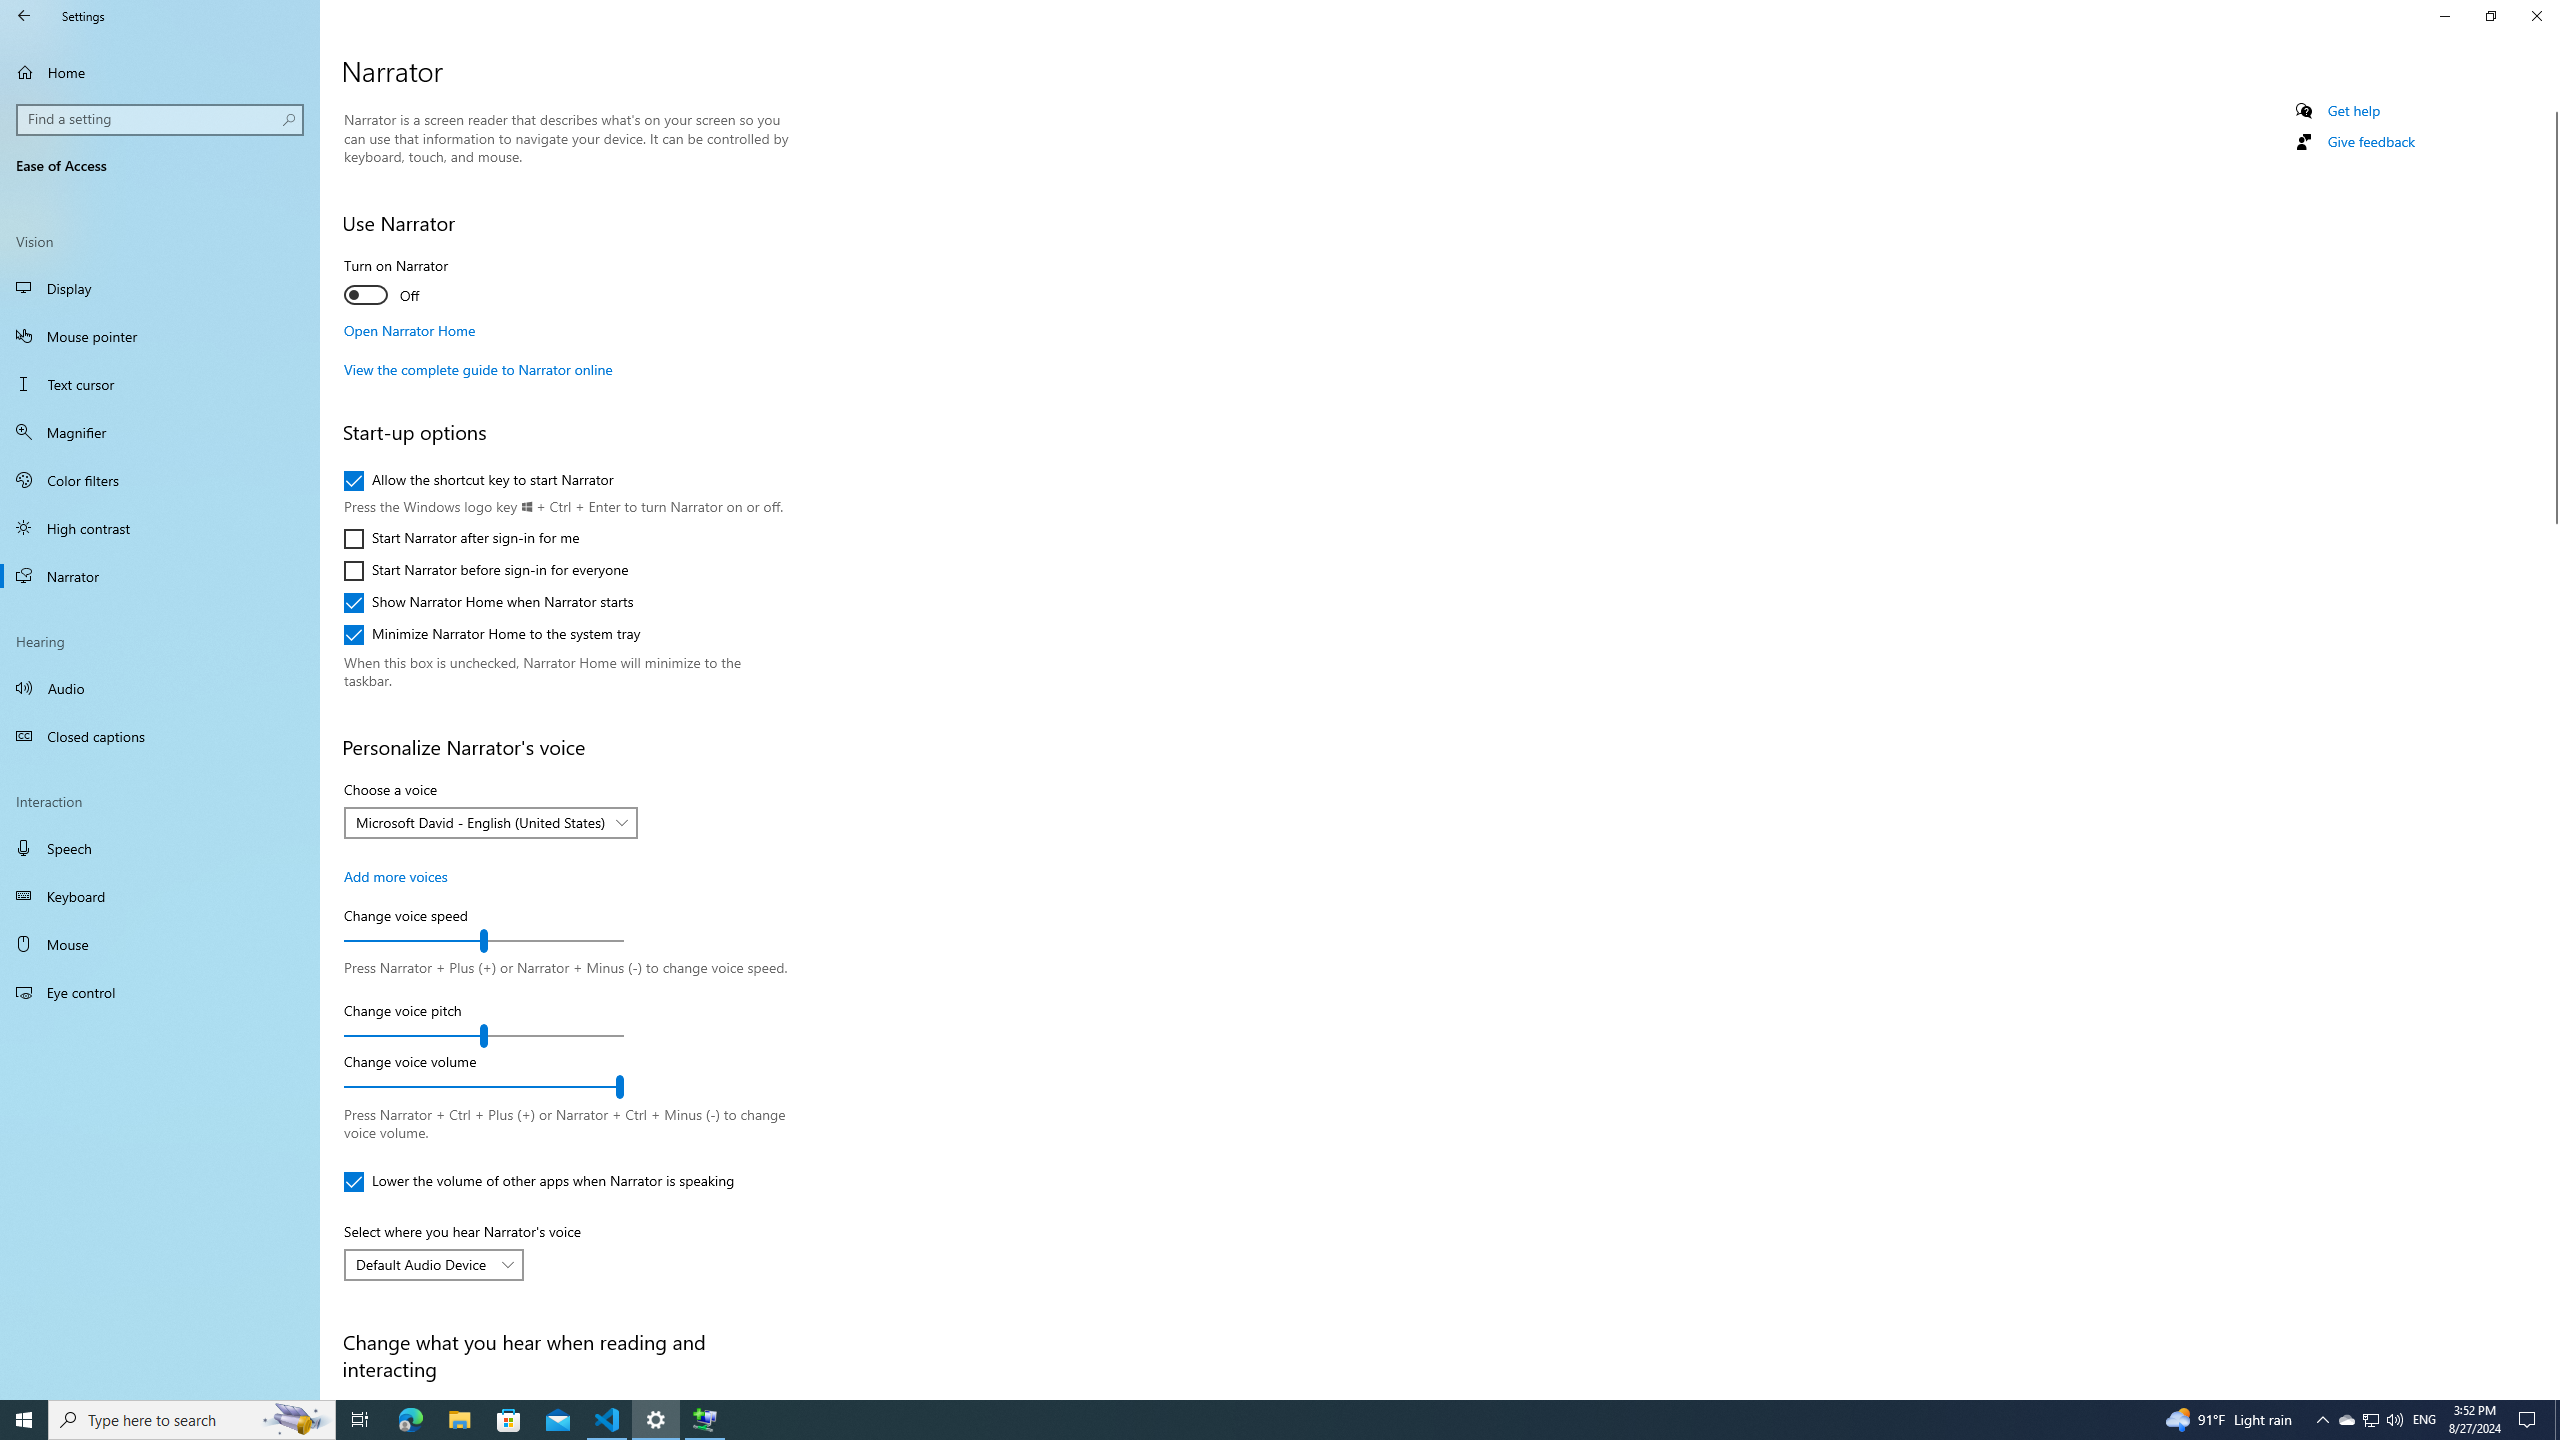  Describe the element at coordinates (485, 570) in the screenshot. I see `'Start Narrator before sign-in for everyone'` at that location.